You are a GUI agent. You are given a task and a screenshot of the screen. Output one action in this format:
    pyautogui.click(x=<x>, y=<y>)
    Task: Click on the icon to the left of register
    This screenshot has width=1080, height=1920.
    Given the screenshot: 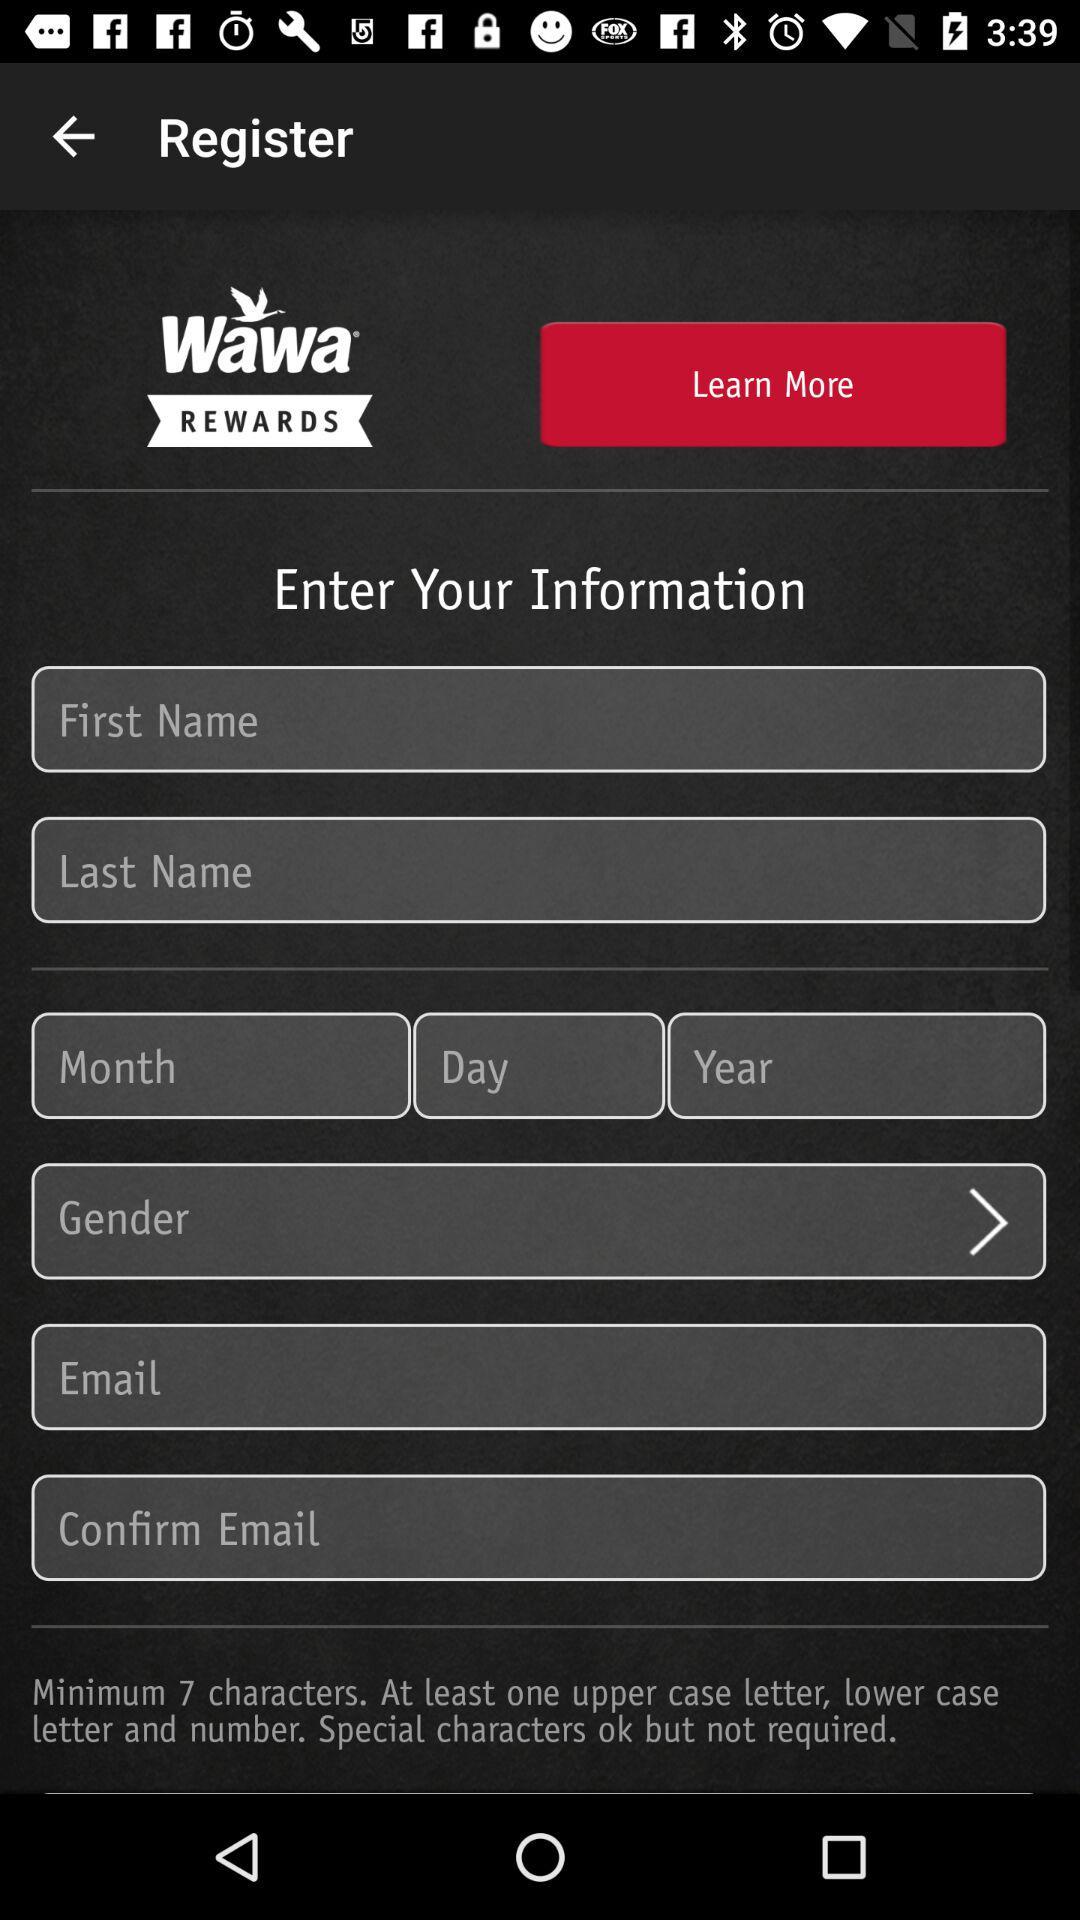 What is the action you would take?
    pyautogui.click(x=72, y=135)
    